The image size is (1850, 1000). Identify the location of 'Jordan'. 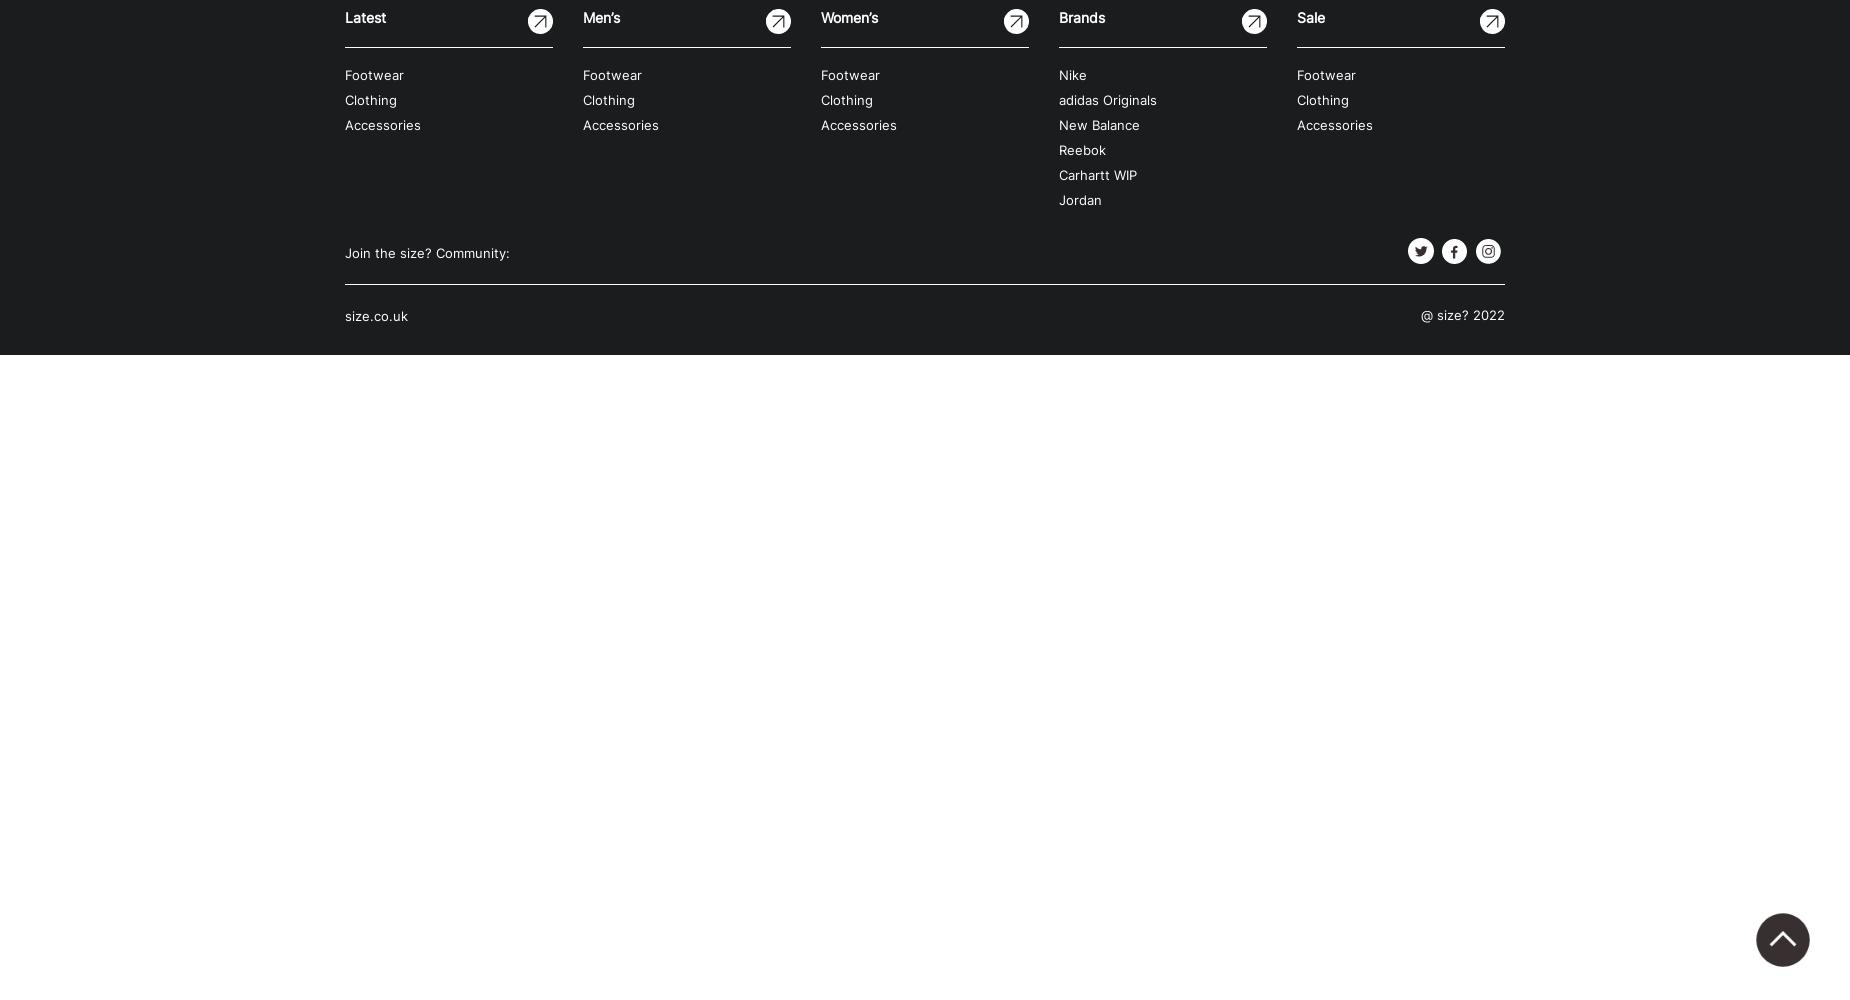
(1079, 199).